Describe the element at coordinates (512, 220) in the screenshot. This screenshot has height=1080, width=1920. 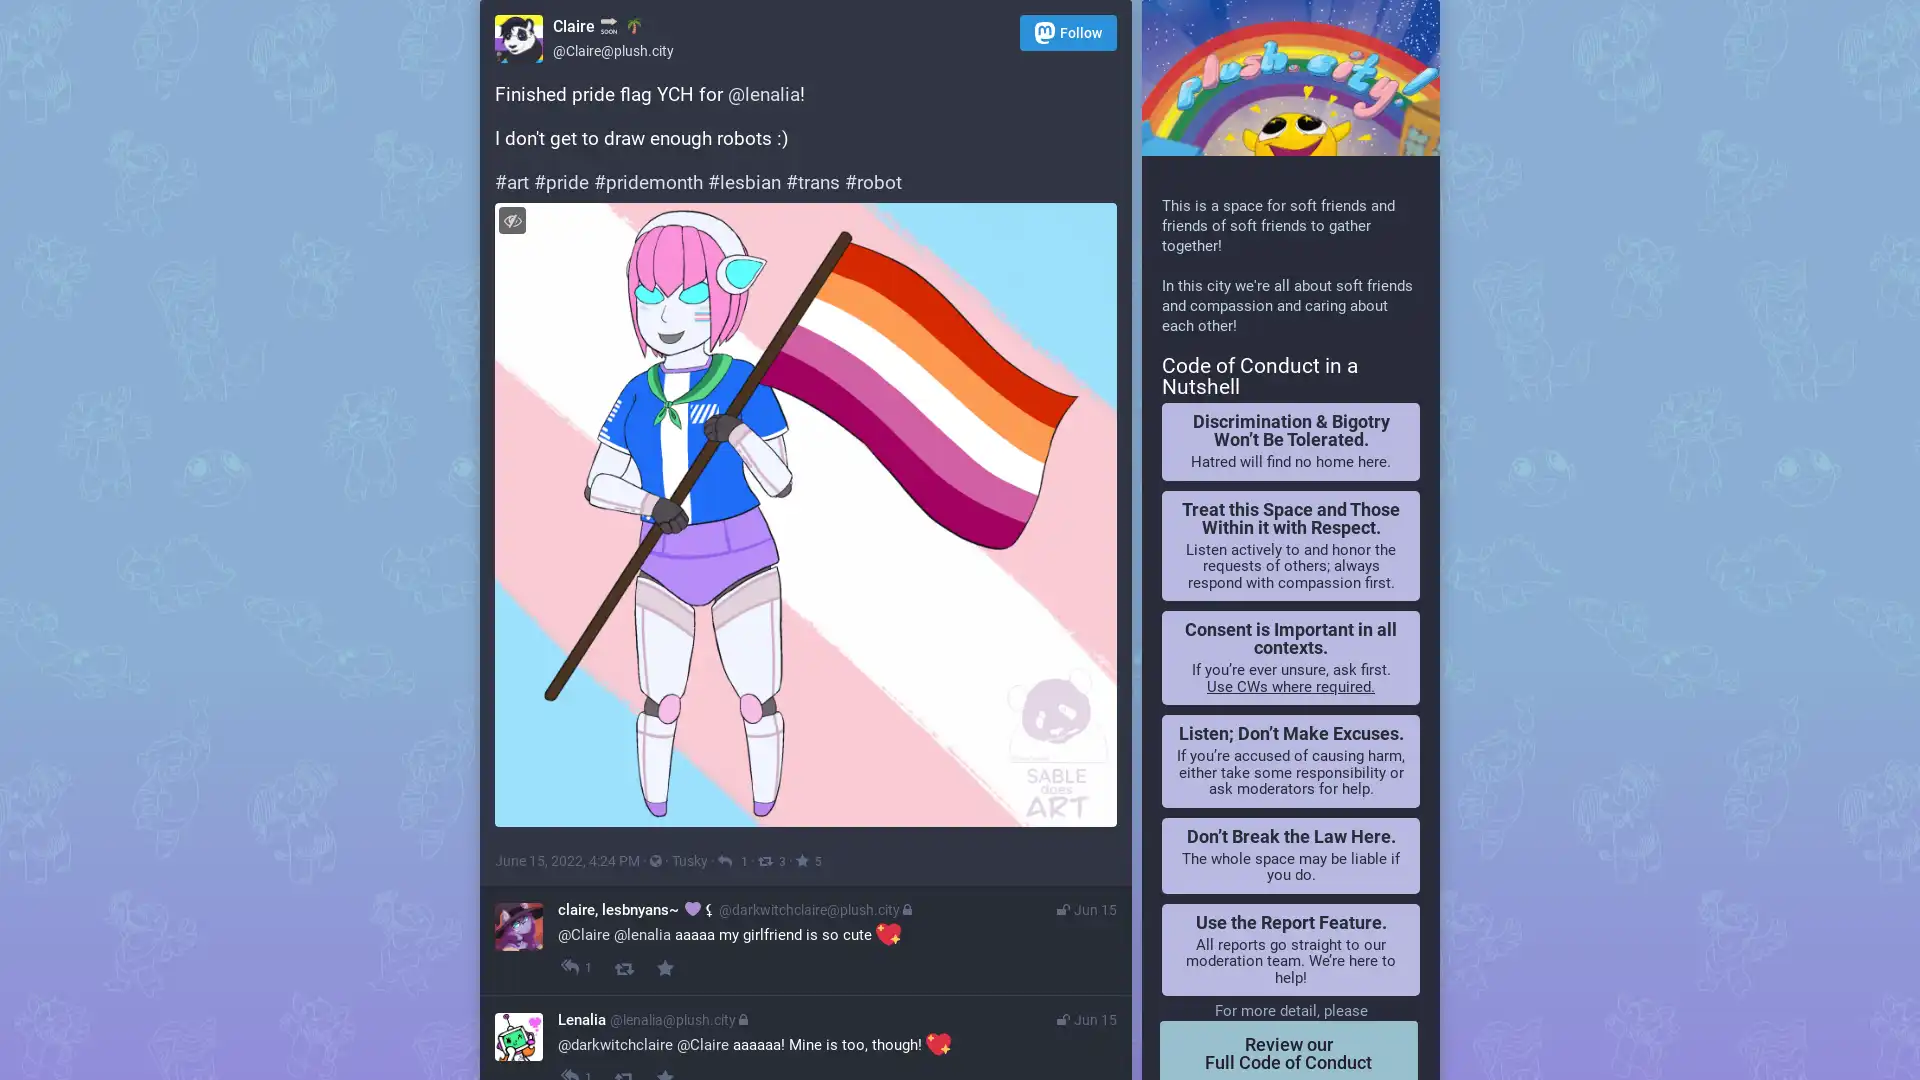
I see `Hide image` at that location.